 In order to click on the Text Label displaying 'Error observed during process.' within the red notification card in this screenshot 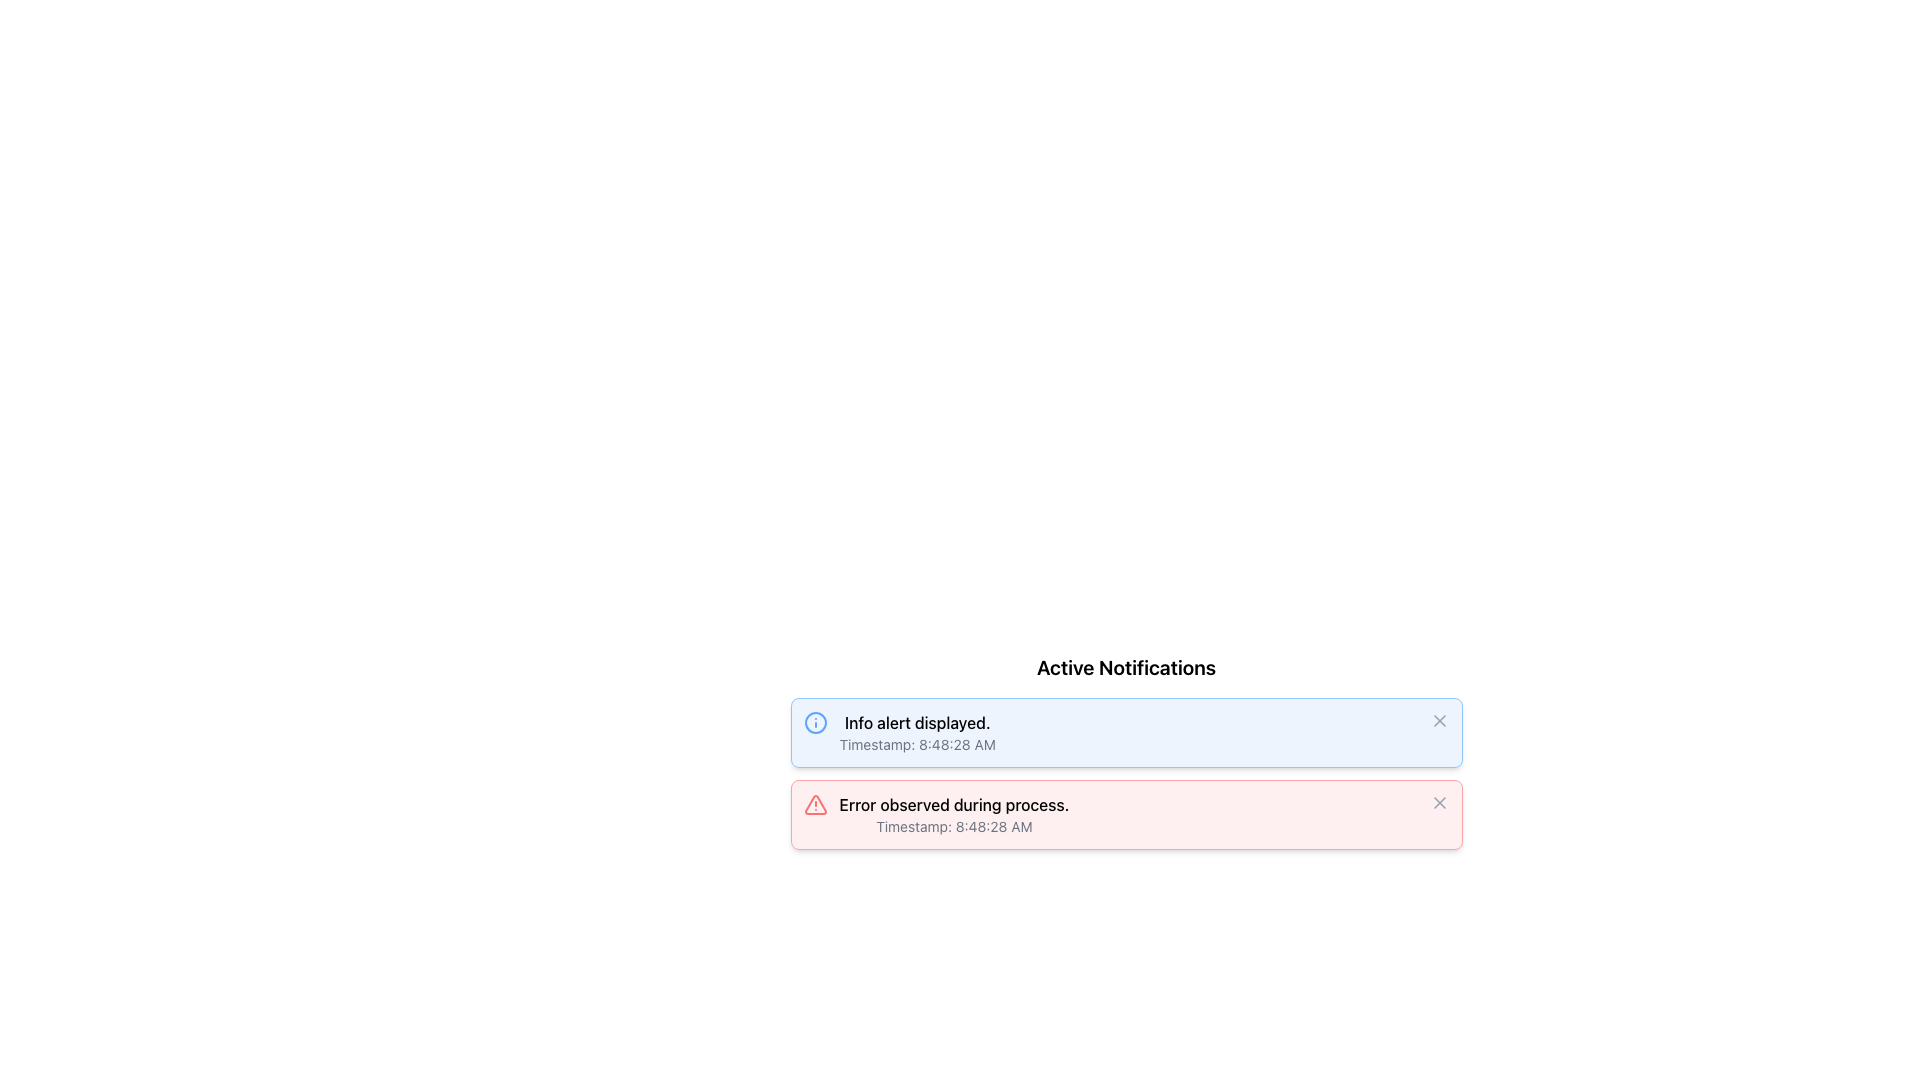, I will do `click(953, 804)`.